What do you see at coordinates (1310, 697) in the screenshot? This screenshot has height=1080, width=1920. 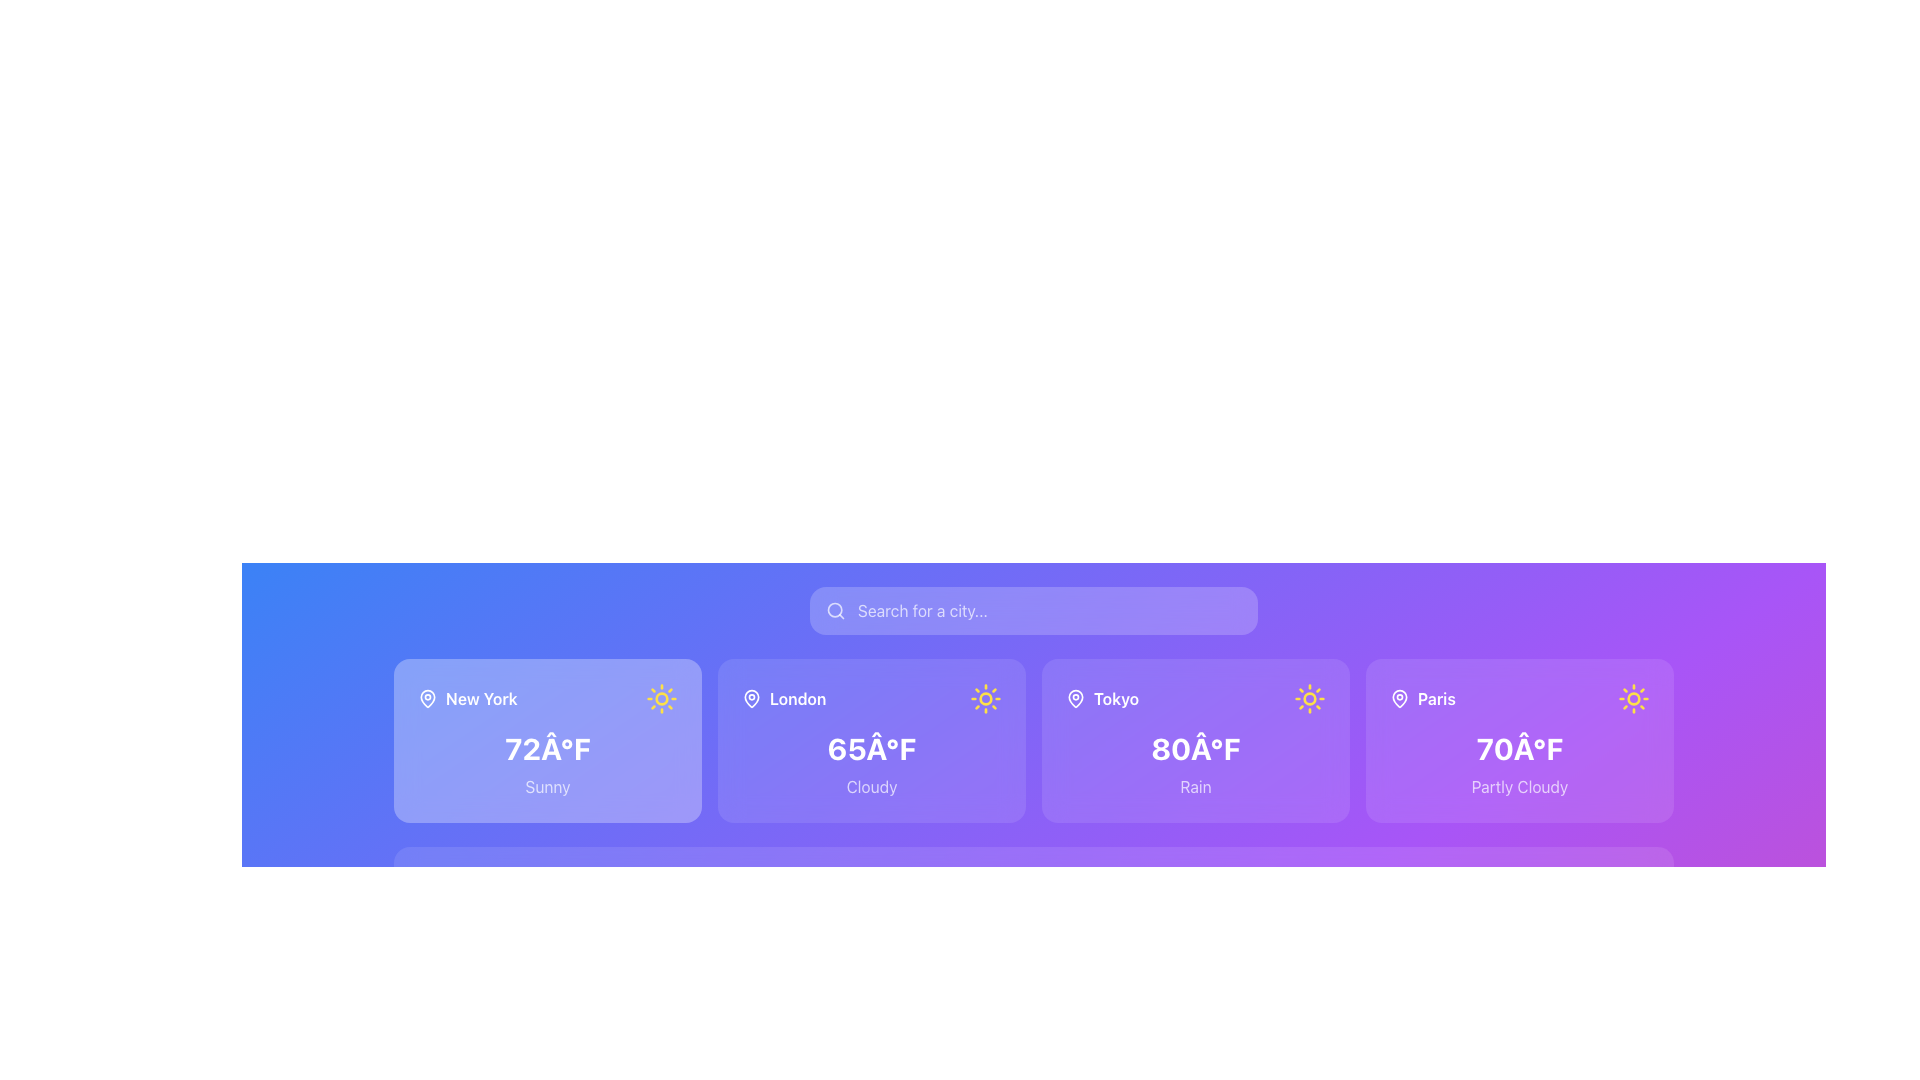 I see `the inner core of the sun icon representing sunny weather conditions on the 'Tokyo' weather card, located at the top-right corner` at bounding box center [1310, 697].